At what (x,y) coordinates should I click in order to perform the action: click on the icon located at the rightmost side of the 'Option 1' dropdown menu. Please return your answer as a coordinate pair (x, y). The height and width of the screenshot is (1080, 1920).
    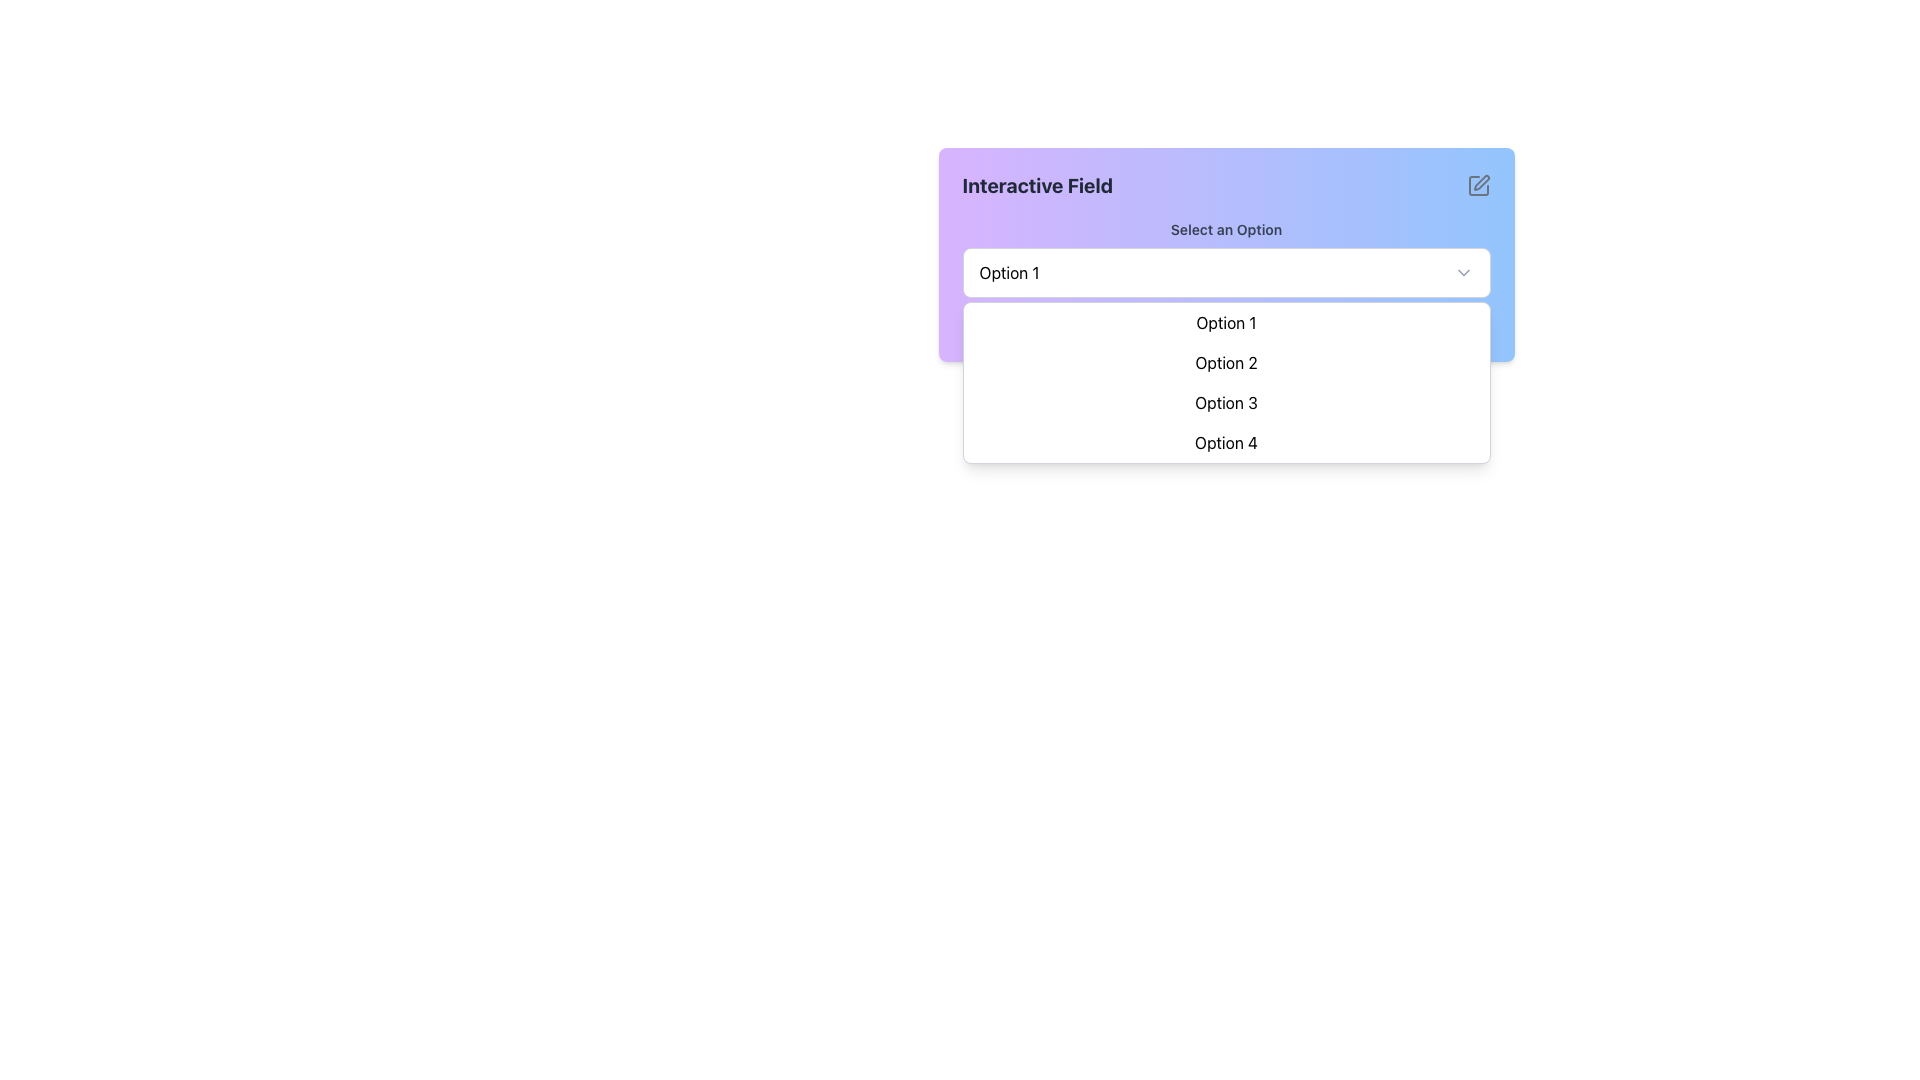
    Looking at the image, I should click on (1463, 273).